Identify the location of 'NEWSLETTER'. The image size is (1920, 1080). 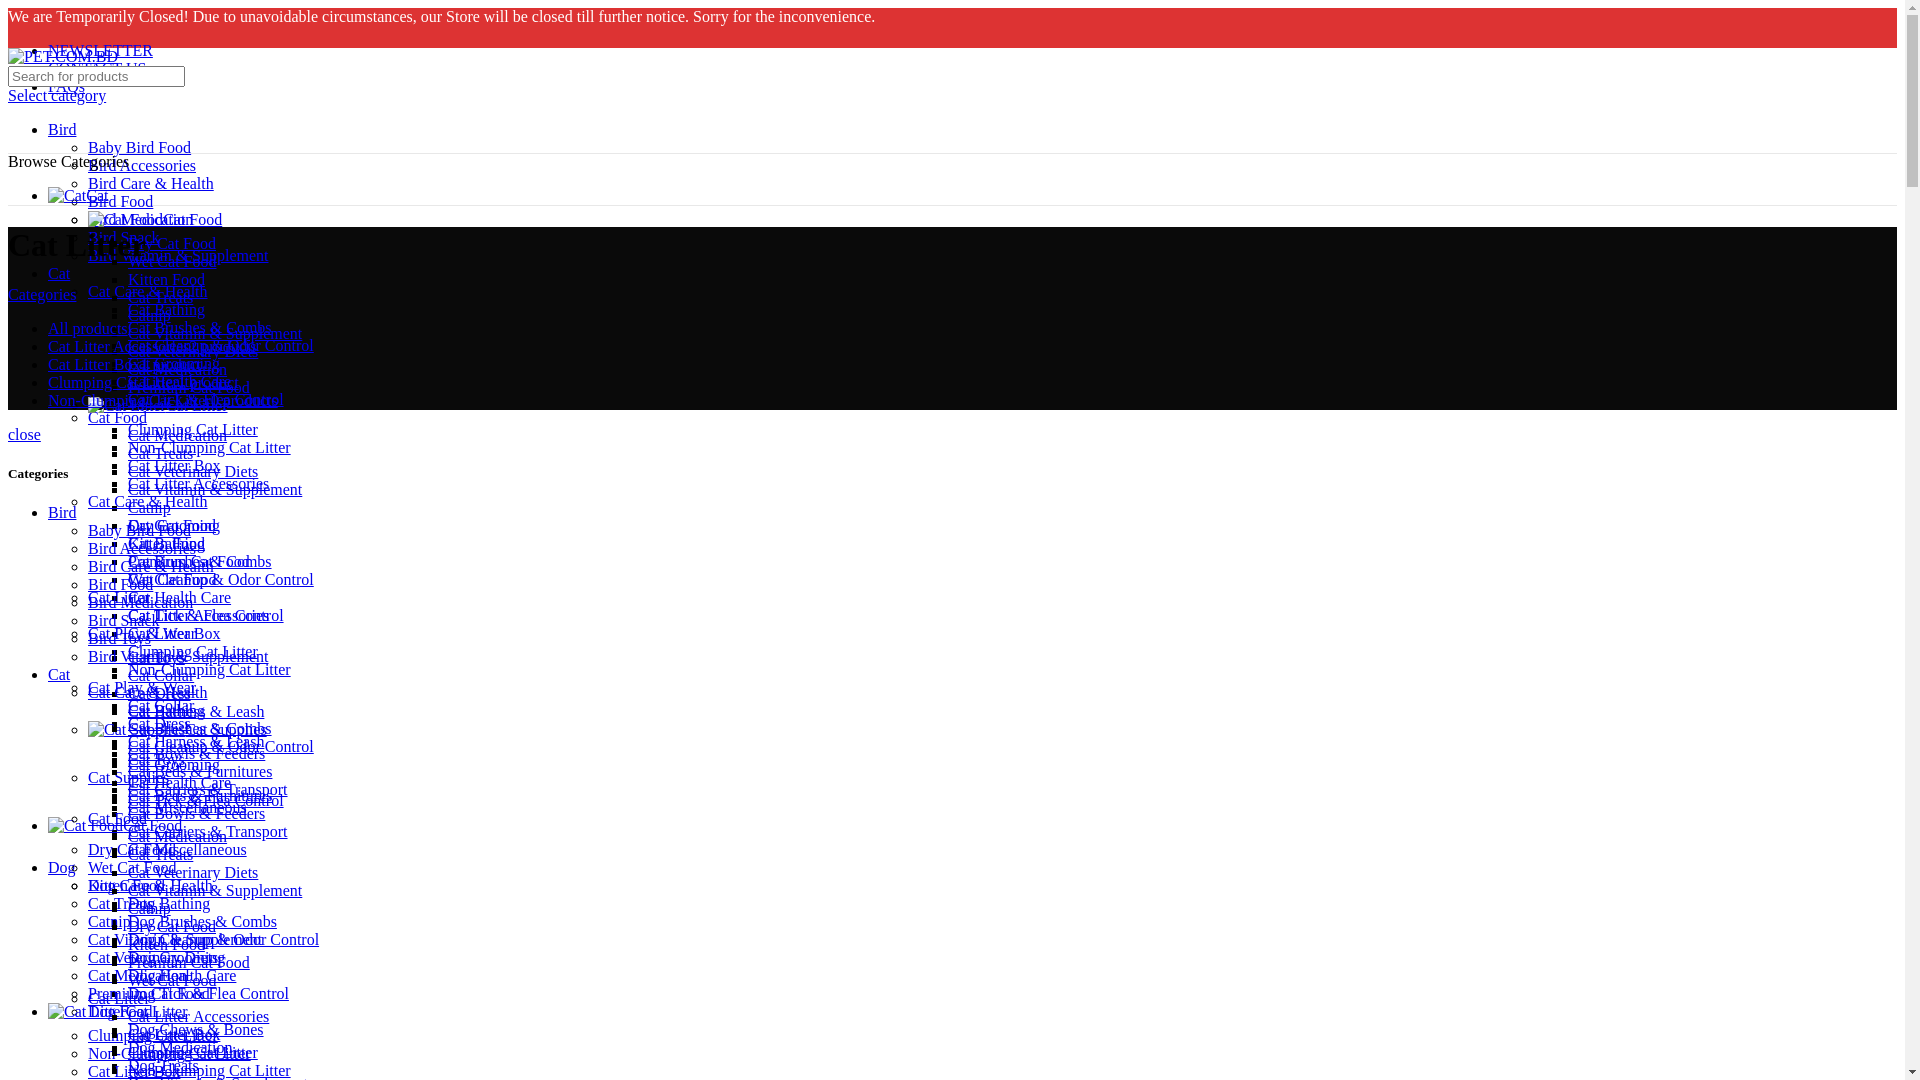
(99, 49).